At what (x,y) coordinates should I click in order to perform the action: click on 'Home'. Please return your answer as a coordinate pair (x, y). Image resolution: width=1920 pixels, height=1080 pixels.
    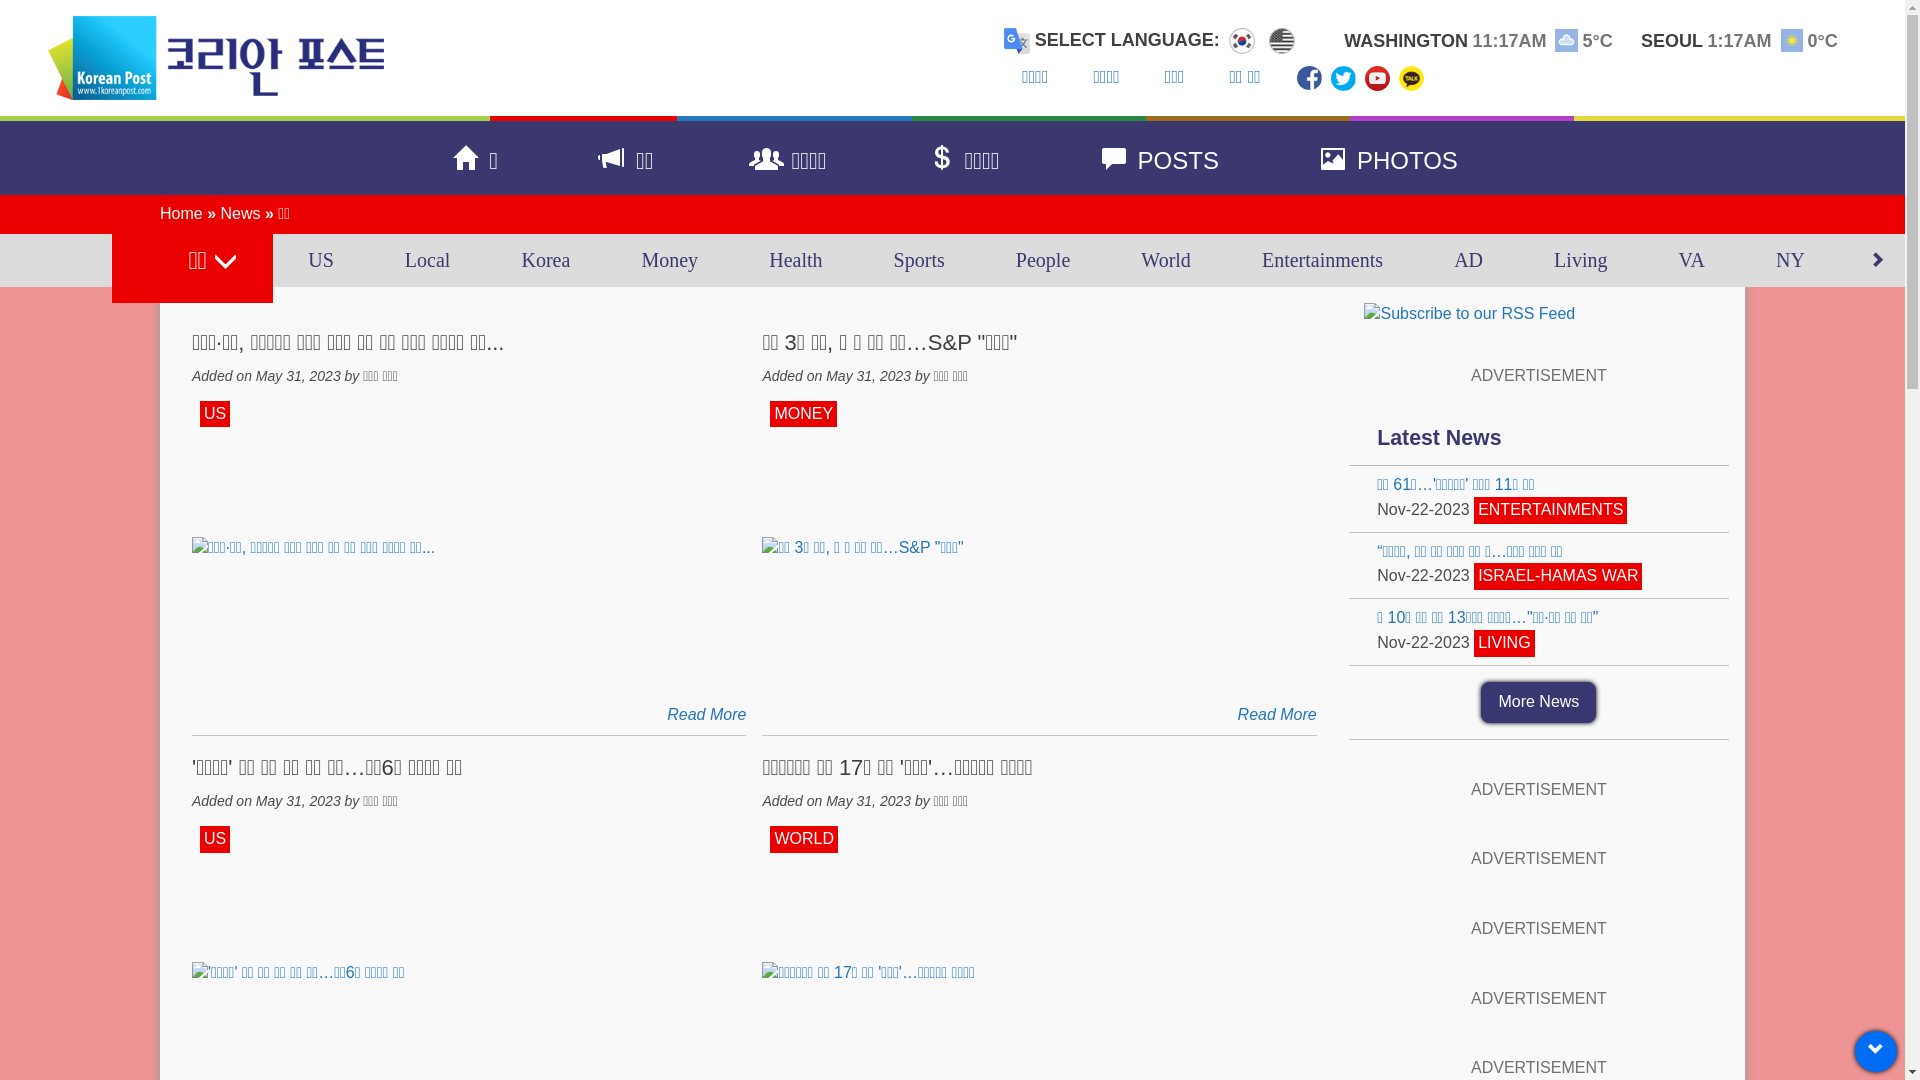
    Looking at the image, I should click on (181, 213).